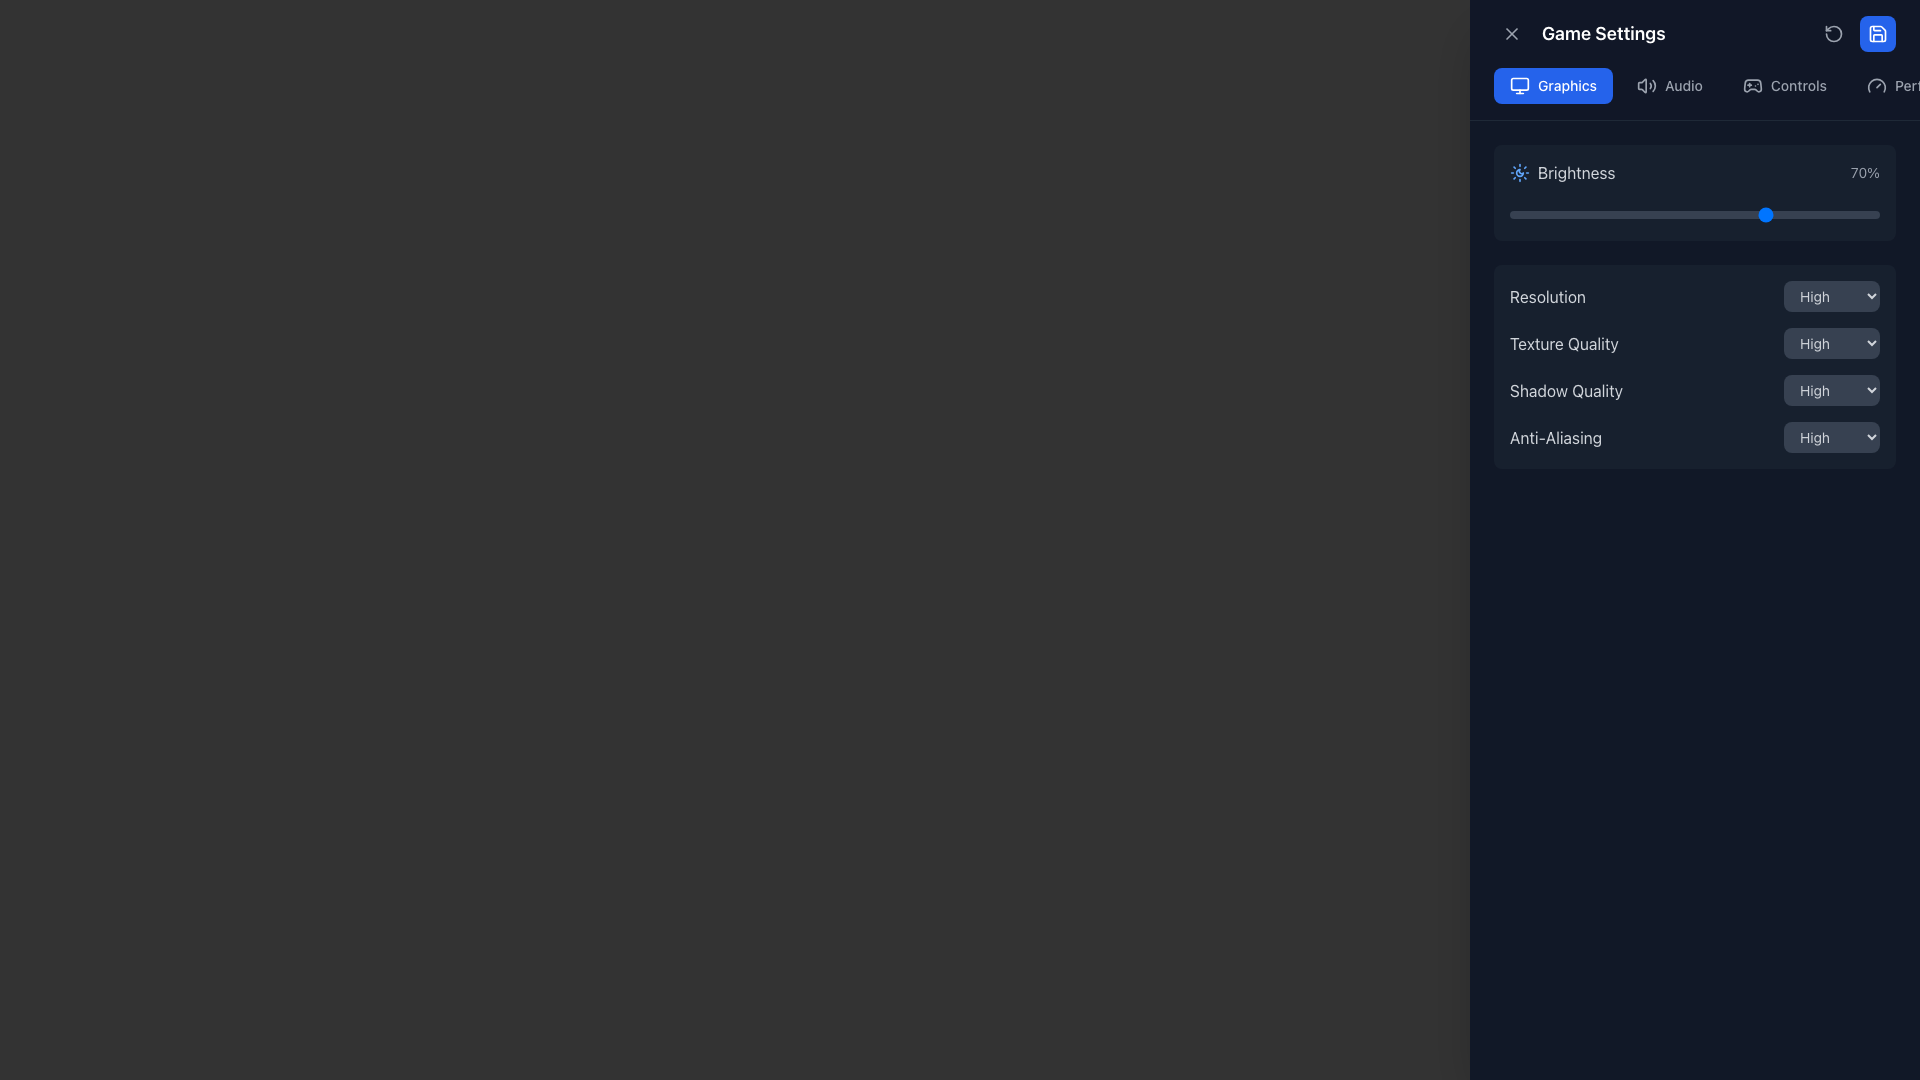 The image size is (1920, 1080). What do you see at coordinates (1670, 84) in the screenshot?
I see `the 'Audio' button, which is a rectangular button with a speaker icon and text, located` at bounding box center [1670, 84].